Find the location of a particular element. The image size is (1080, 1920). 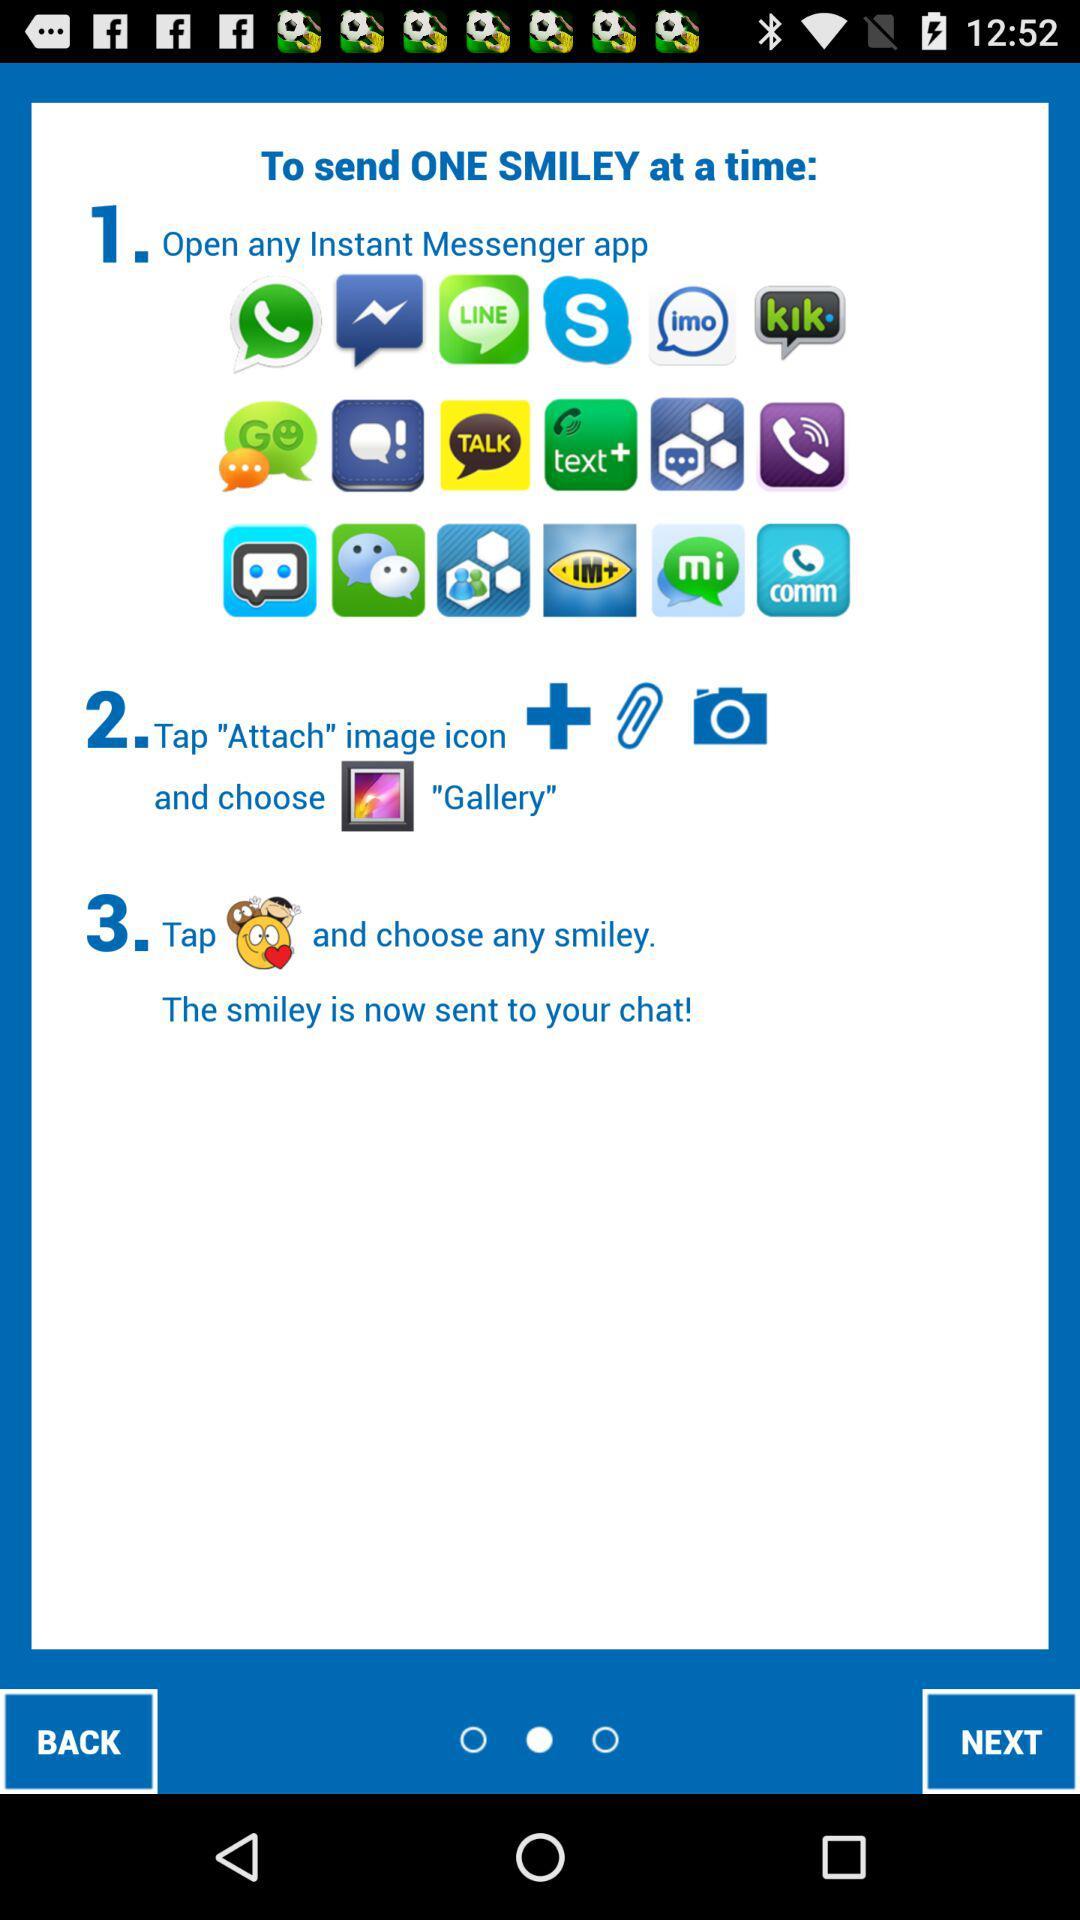

the item below the smiley is icon is located at coordinates (77, 1740).